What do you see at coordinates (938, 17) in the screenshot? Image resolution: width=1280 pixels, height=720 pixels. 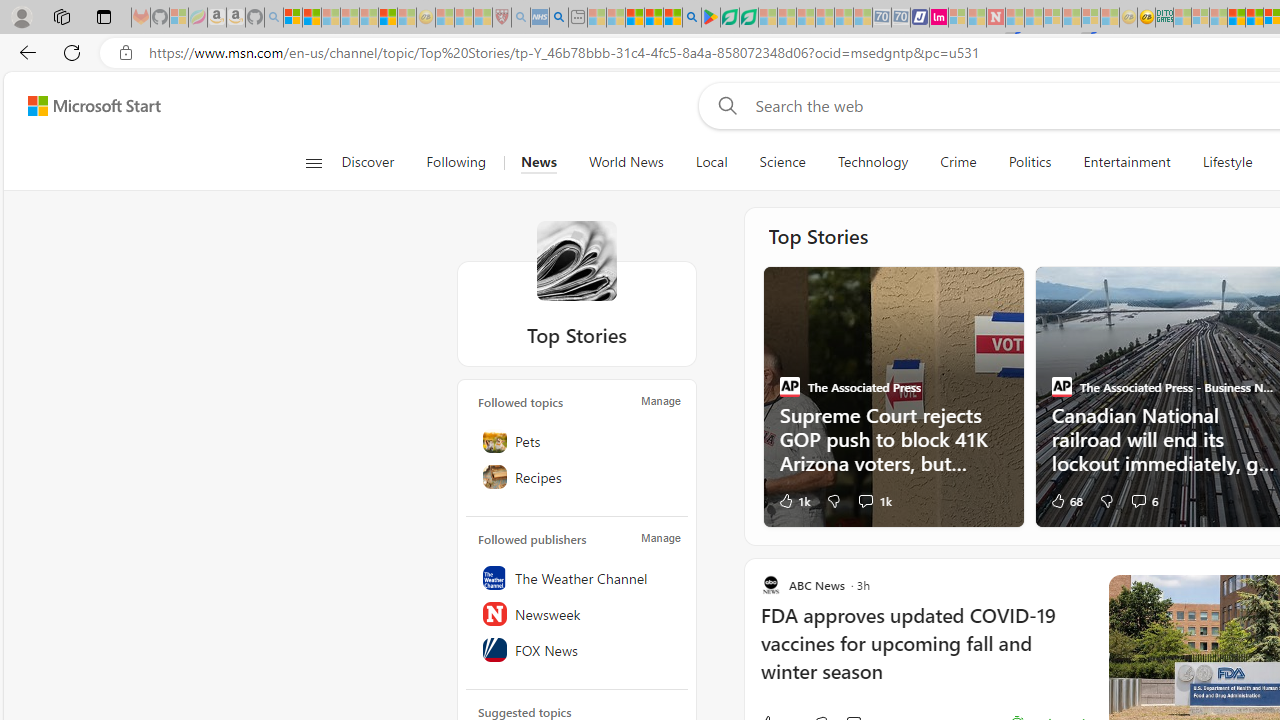 I see `'Jobs - lastminute.com Investor Portal'` at bounding box center [938, 17].